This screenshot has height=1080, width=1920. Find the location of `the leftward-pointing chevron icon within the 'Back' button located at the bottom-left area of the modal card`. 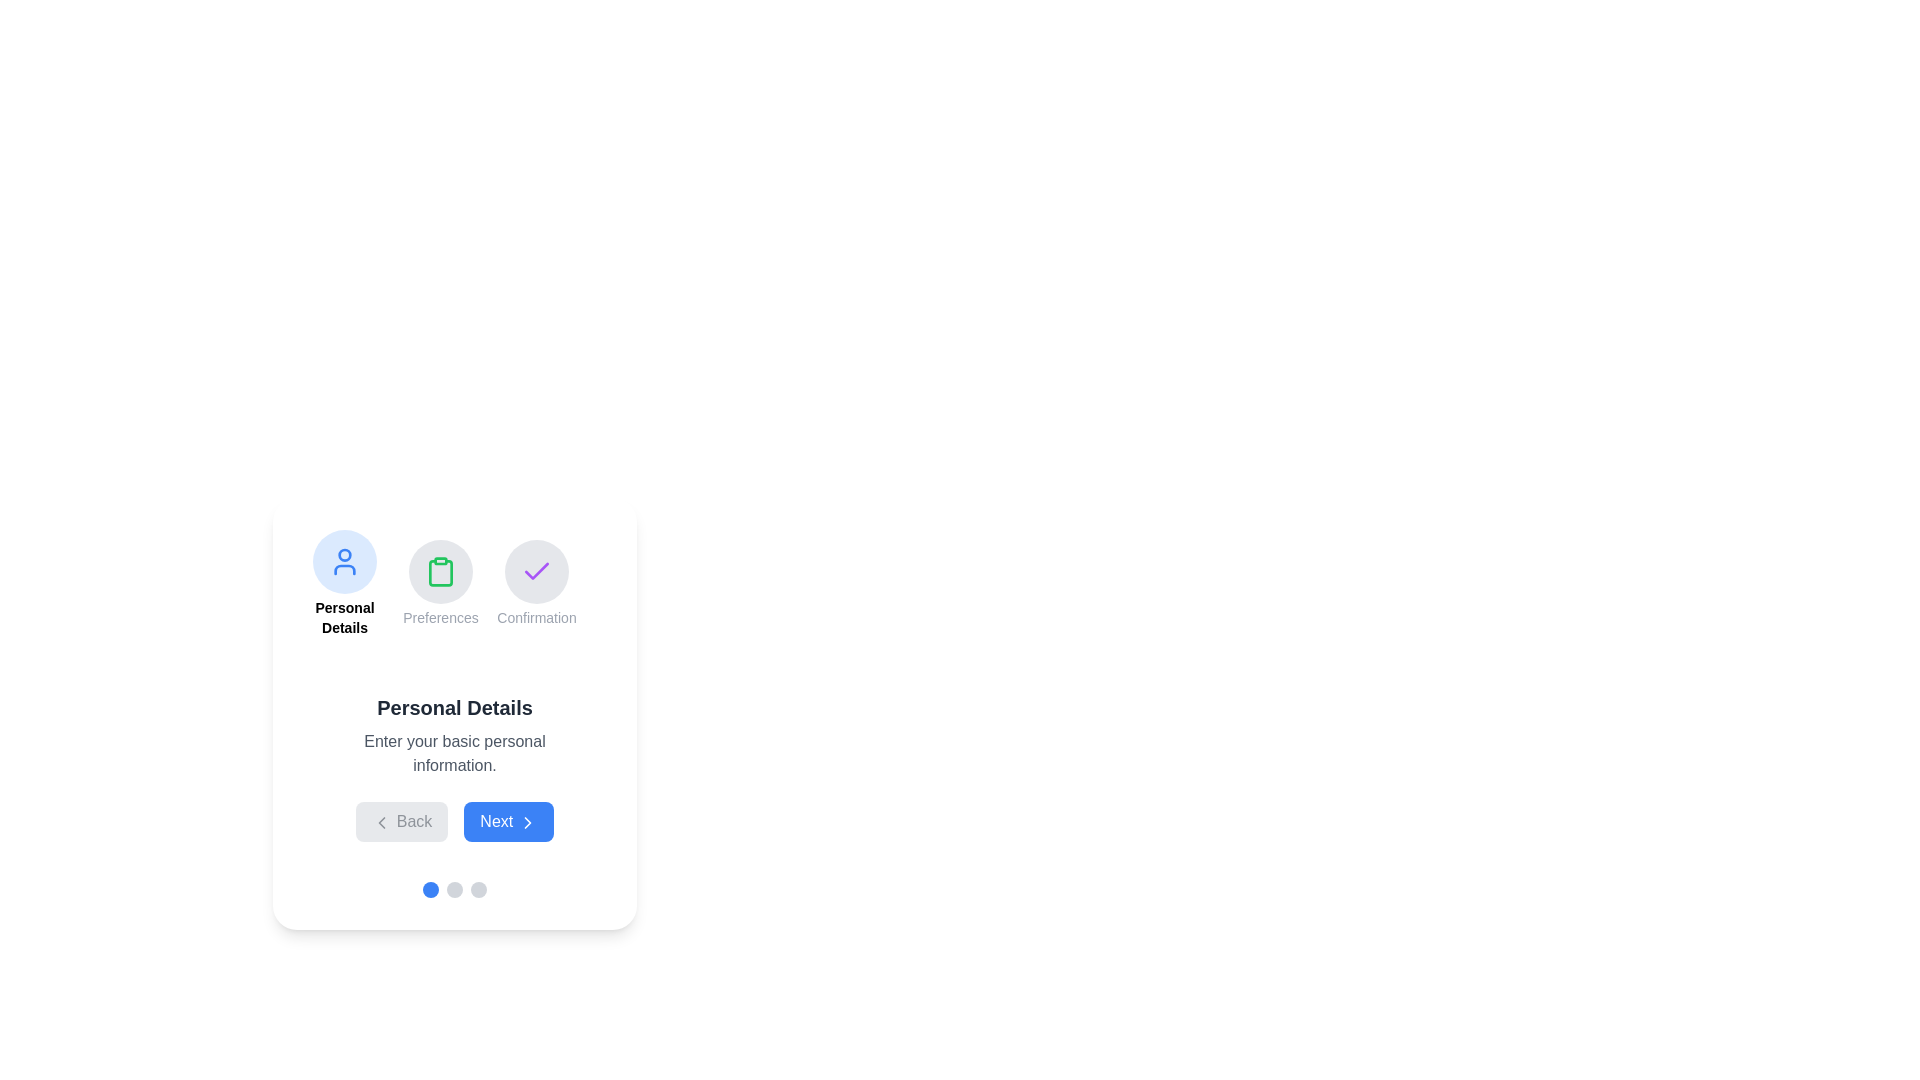

the leftward-pointing chevron icon within the 'Back' button located at the bottom-left area of the modal card is located at coordinates (382, 822).